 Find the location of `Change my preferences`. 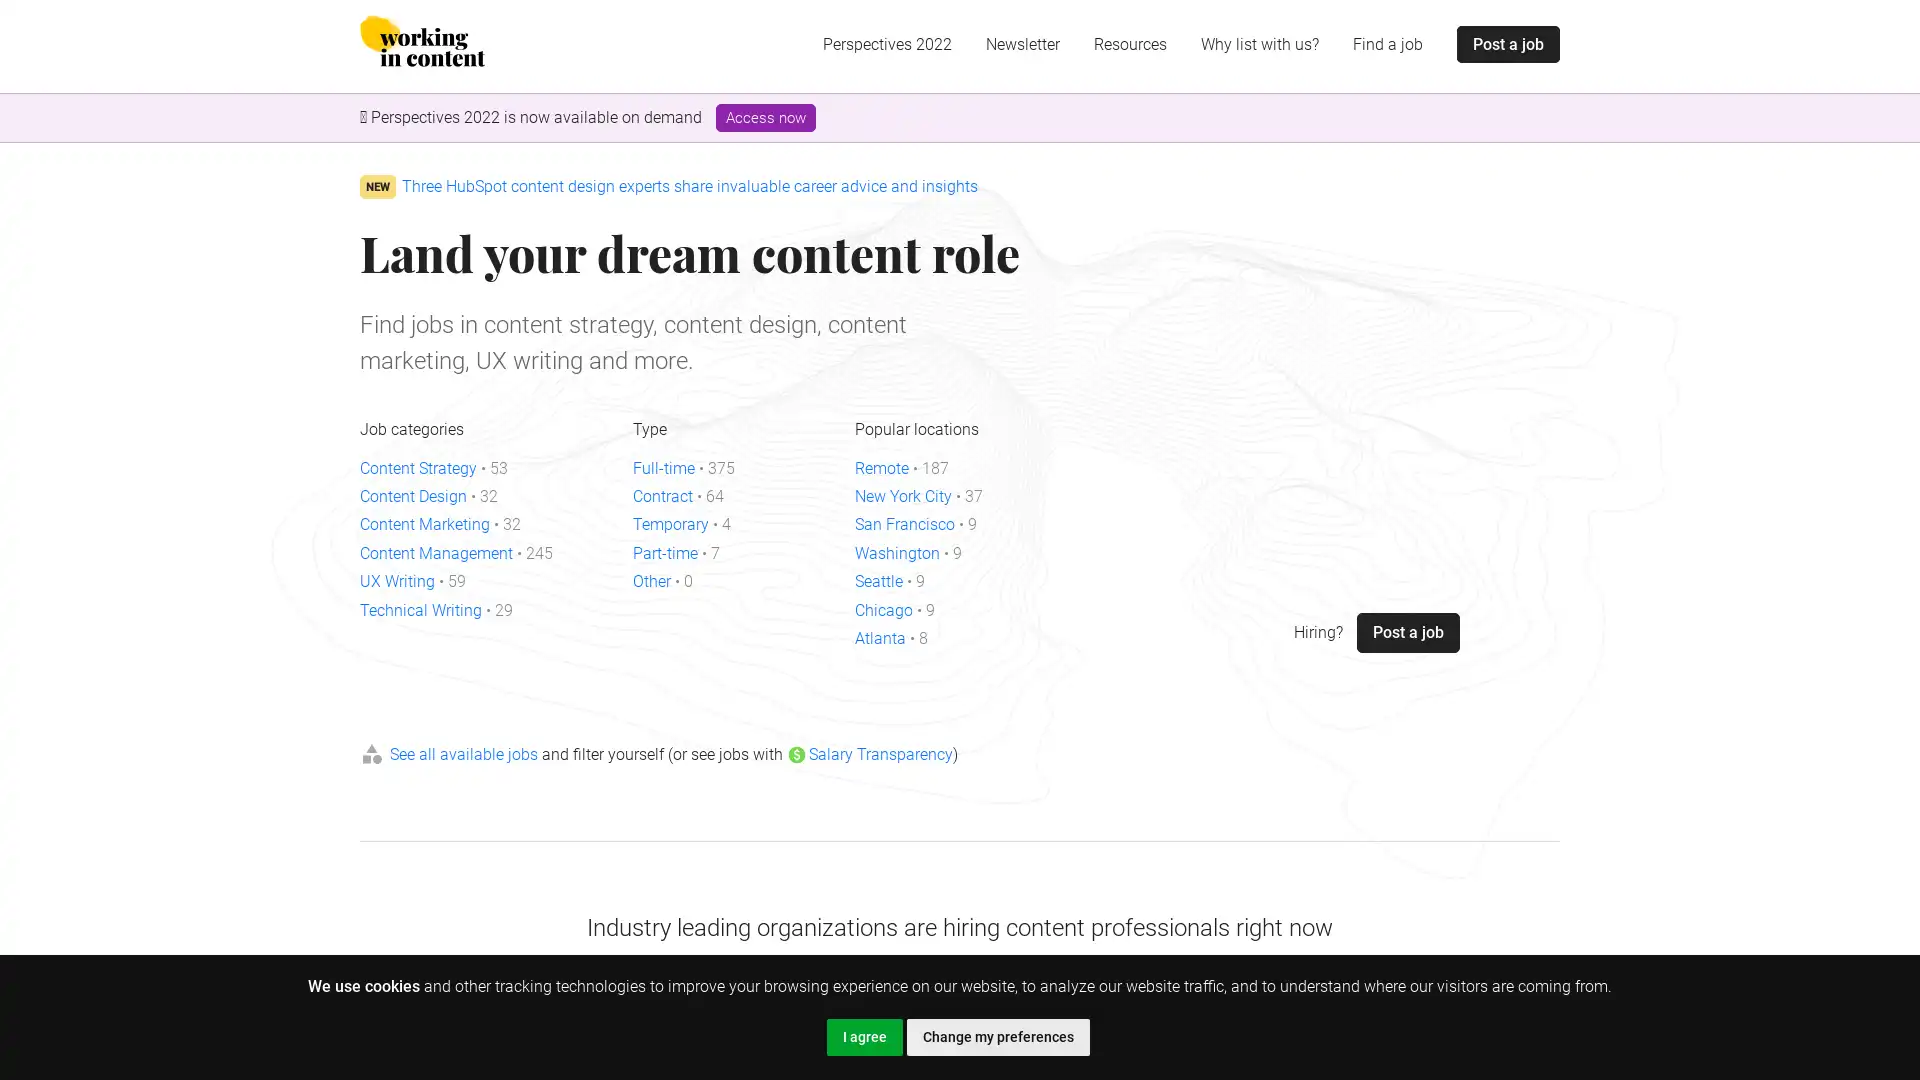

Change my preferences is located at coordinates (997, 1036).